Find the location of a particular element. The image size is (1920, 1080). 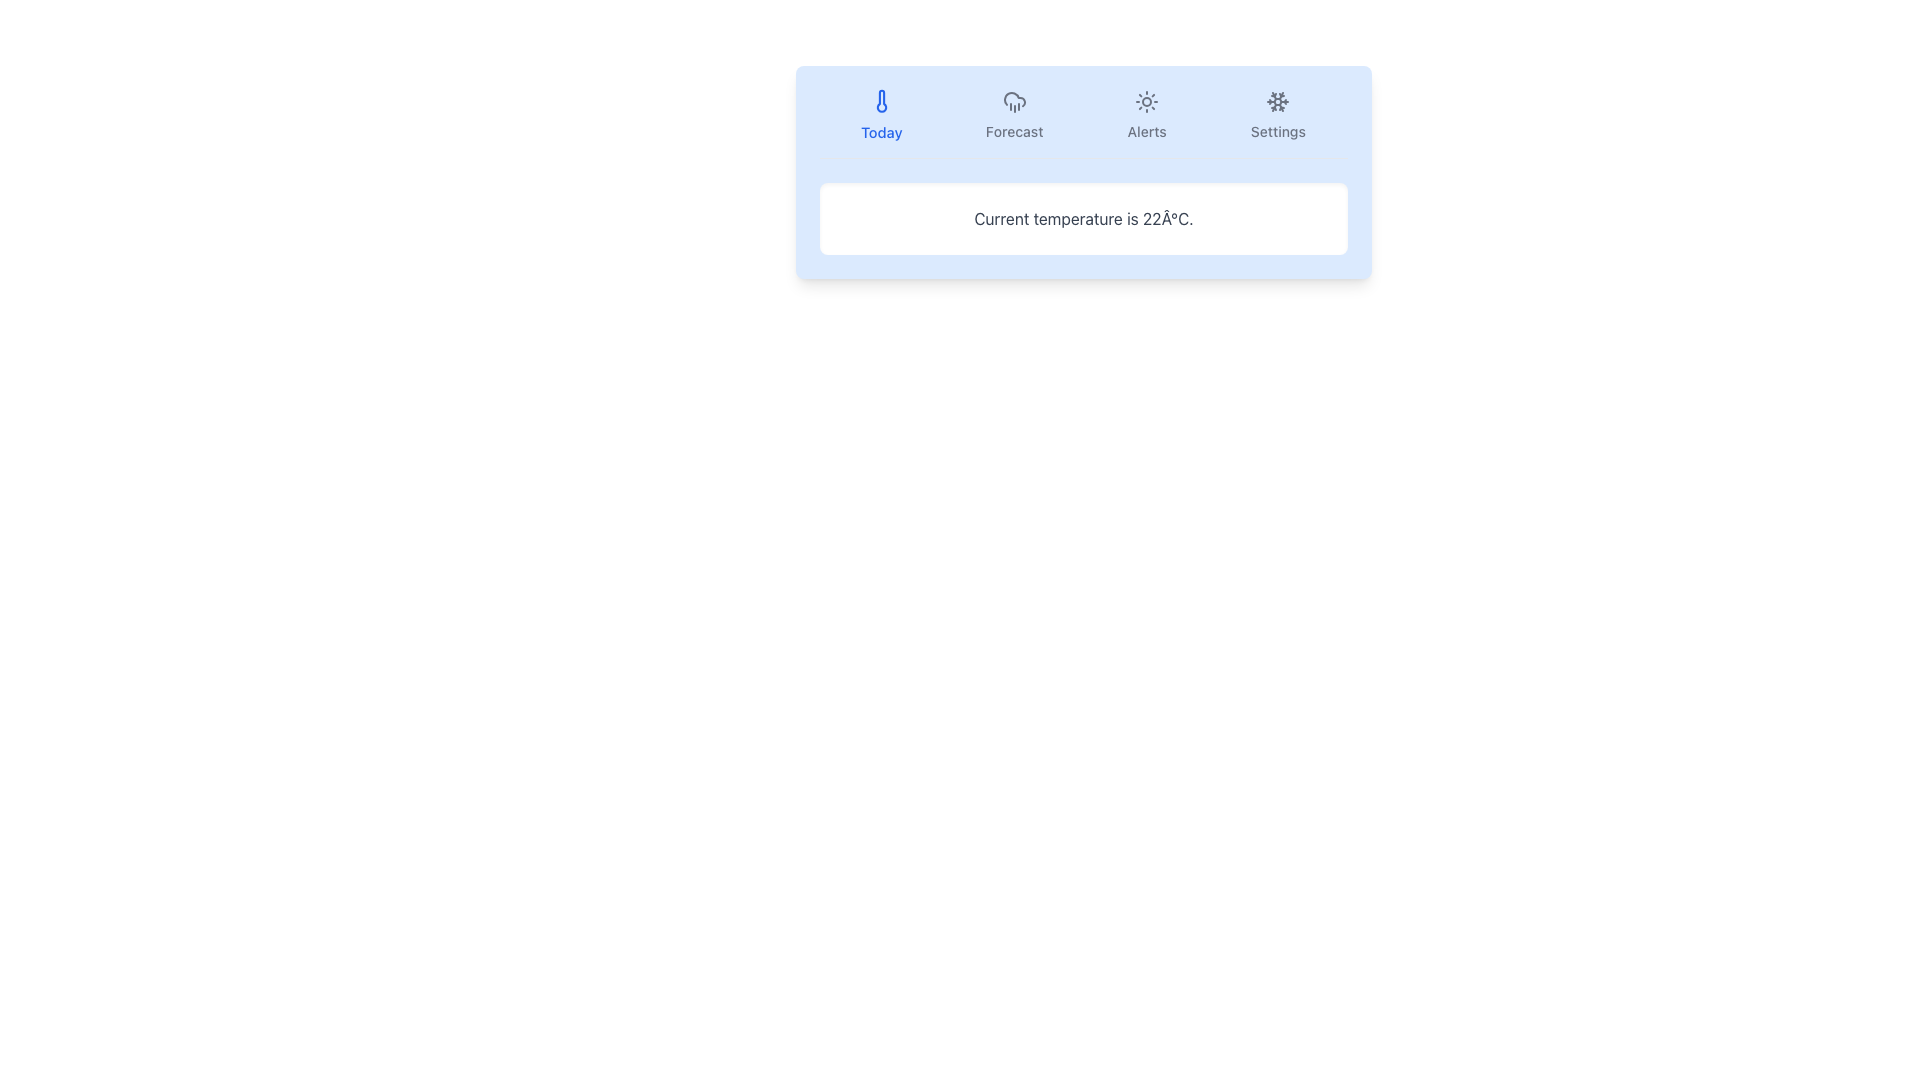

the 'Forecast' text label in the navigation bar, which is located under the cloud with rain icon and is positioned between 'Today' and 'Alerts' is located at coordinates (1014, 131).